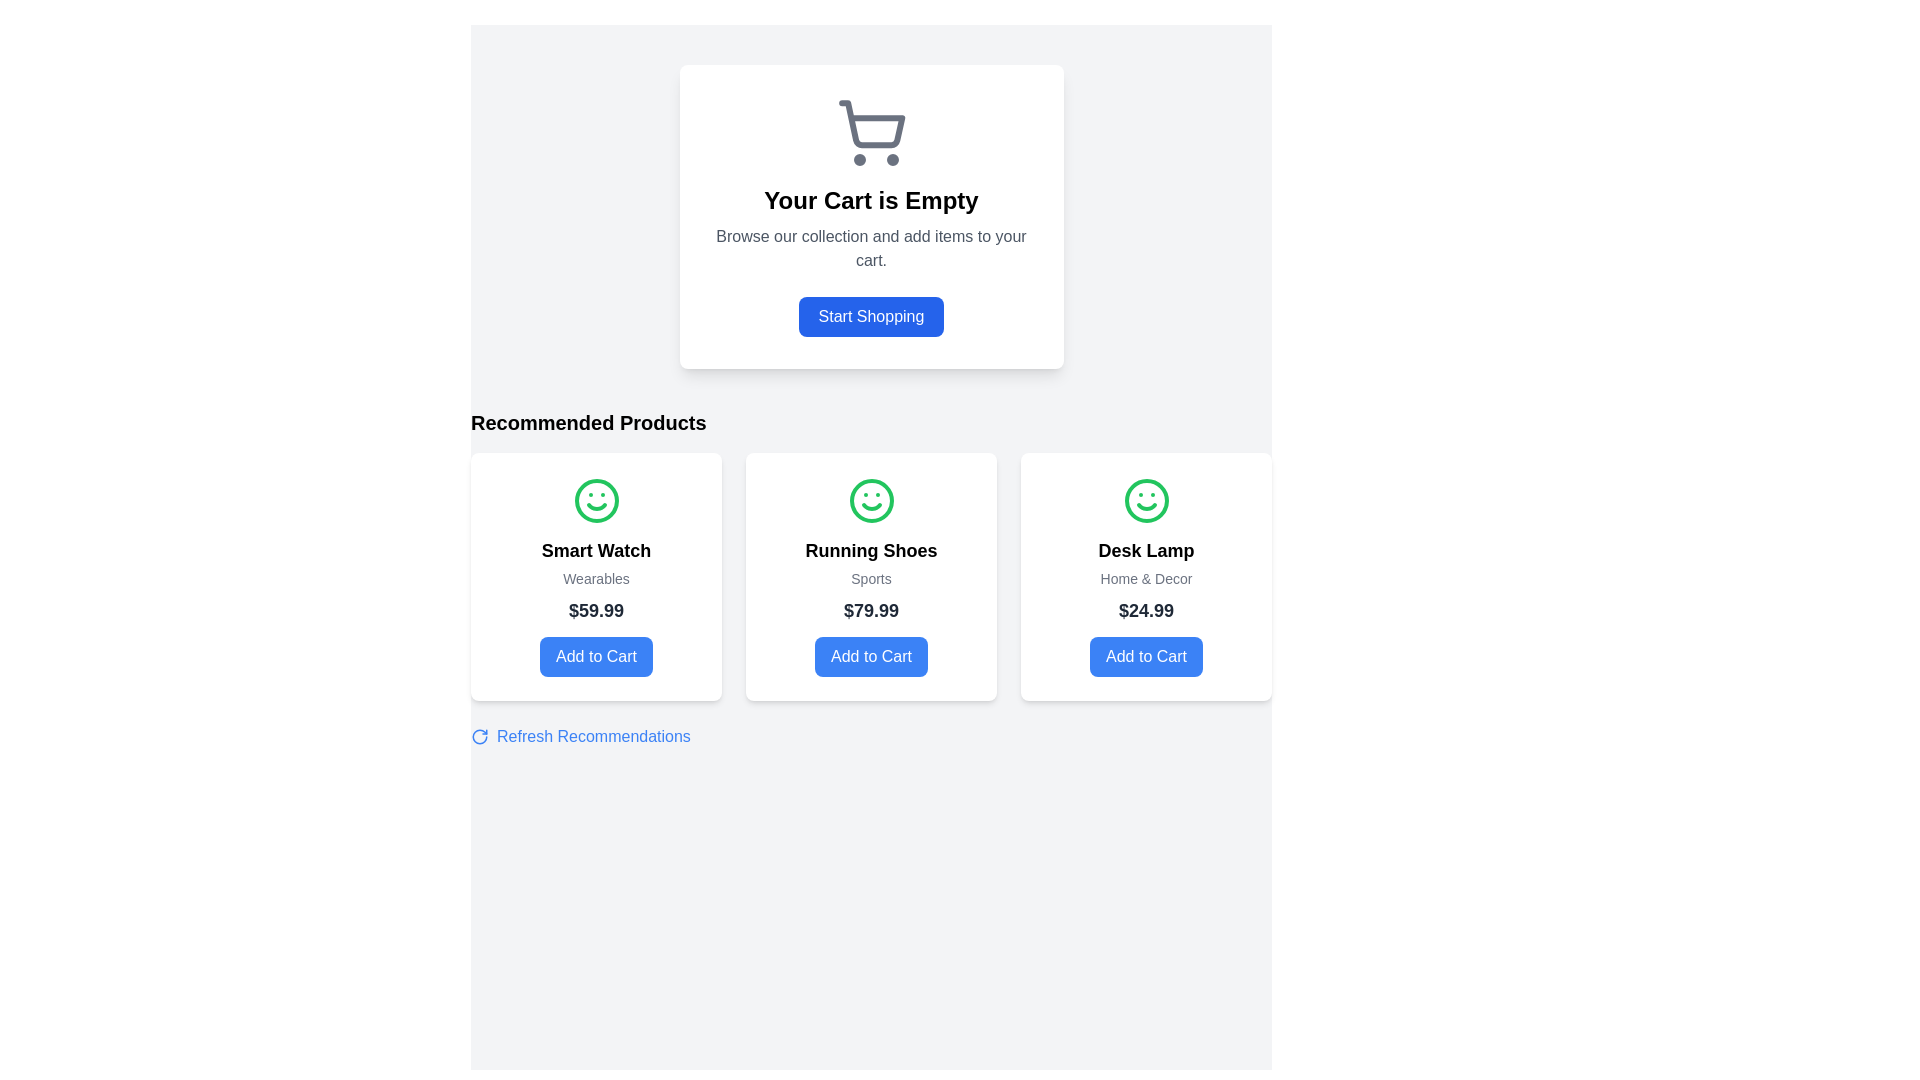  What do you see at coordinates (871, 315) in the screenshot?
I see `the prominently styled rectangular button with a blue background and white text 'Start Shopping'` at bounding box center [871, 315].